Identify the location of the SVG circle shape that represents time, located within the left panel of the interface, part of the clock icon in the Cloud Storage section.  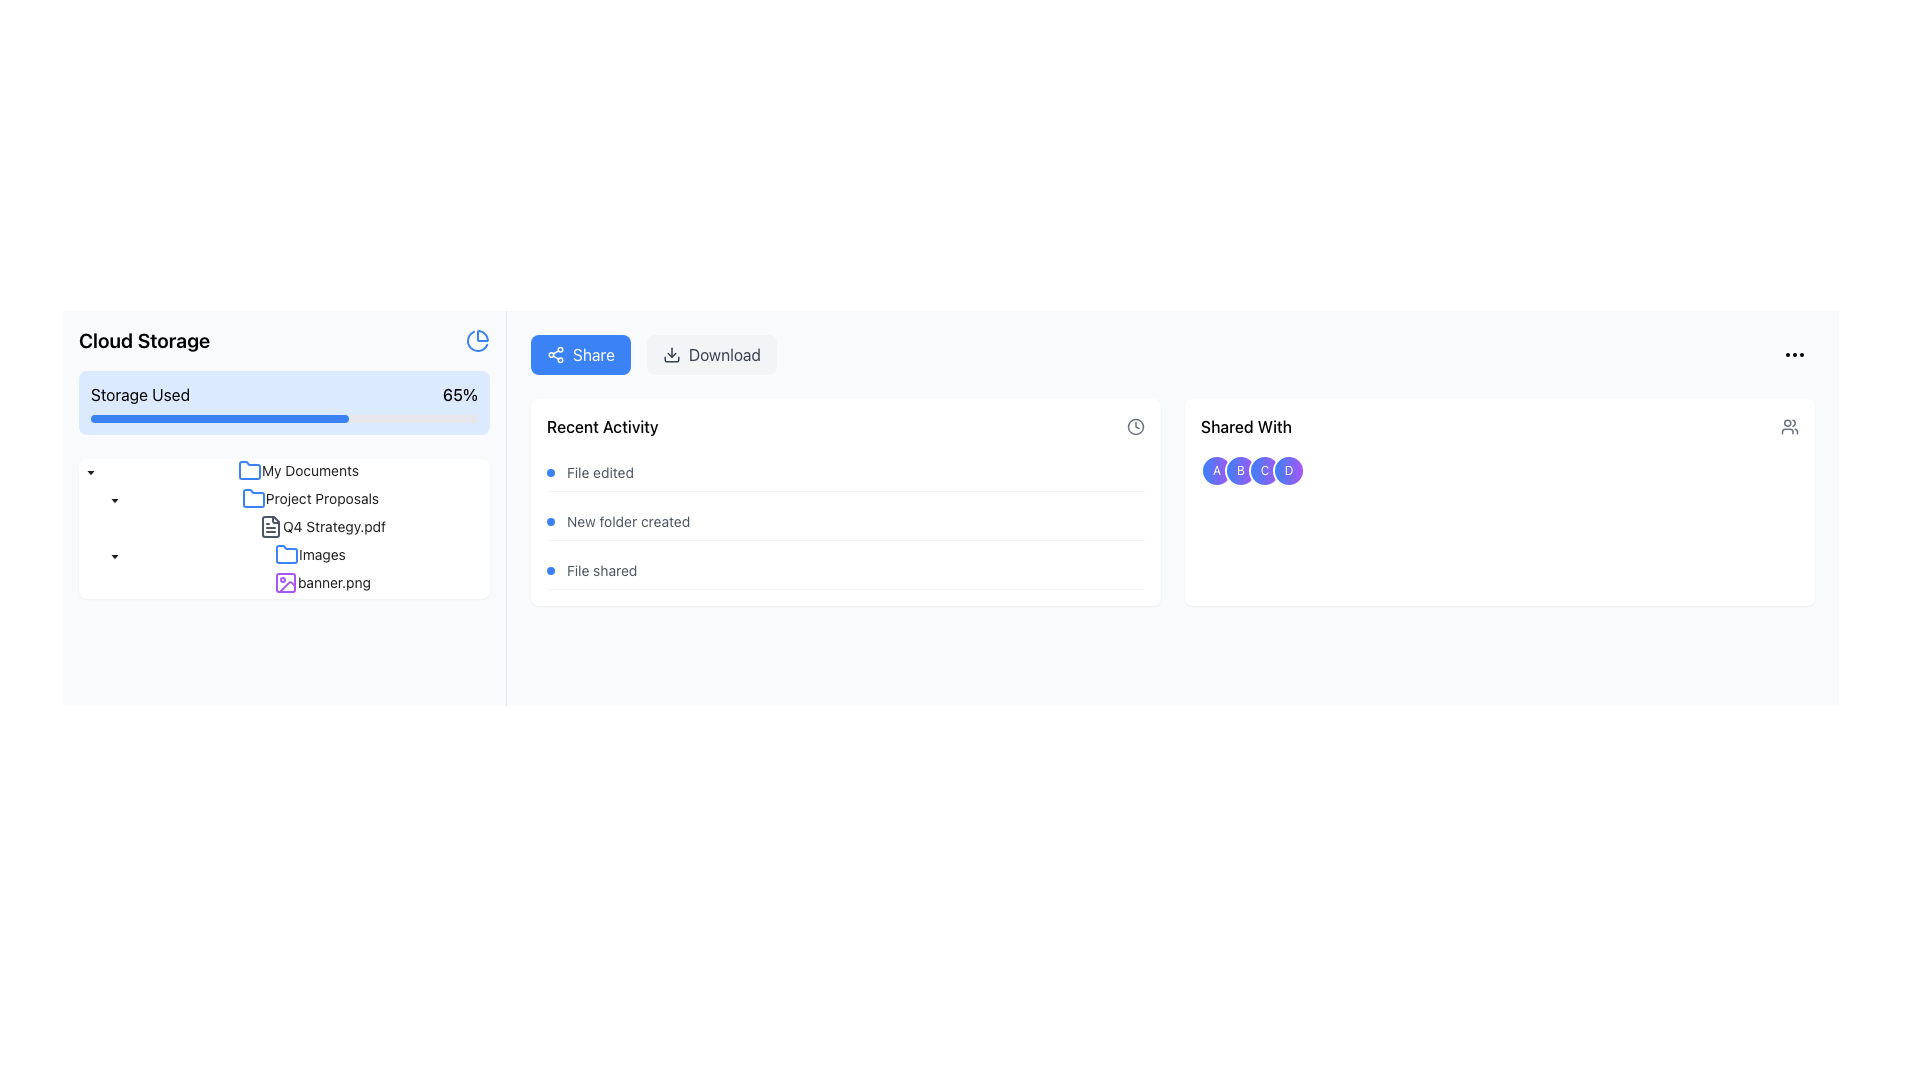
(1136, 426).